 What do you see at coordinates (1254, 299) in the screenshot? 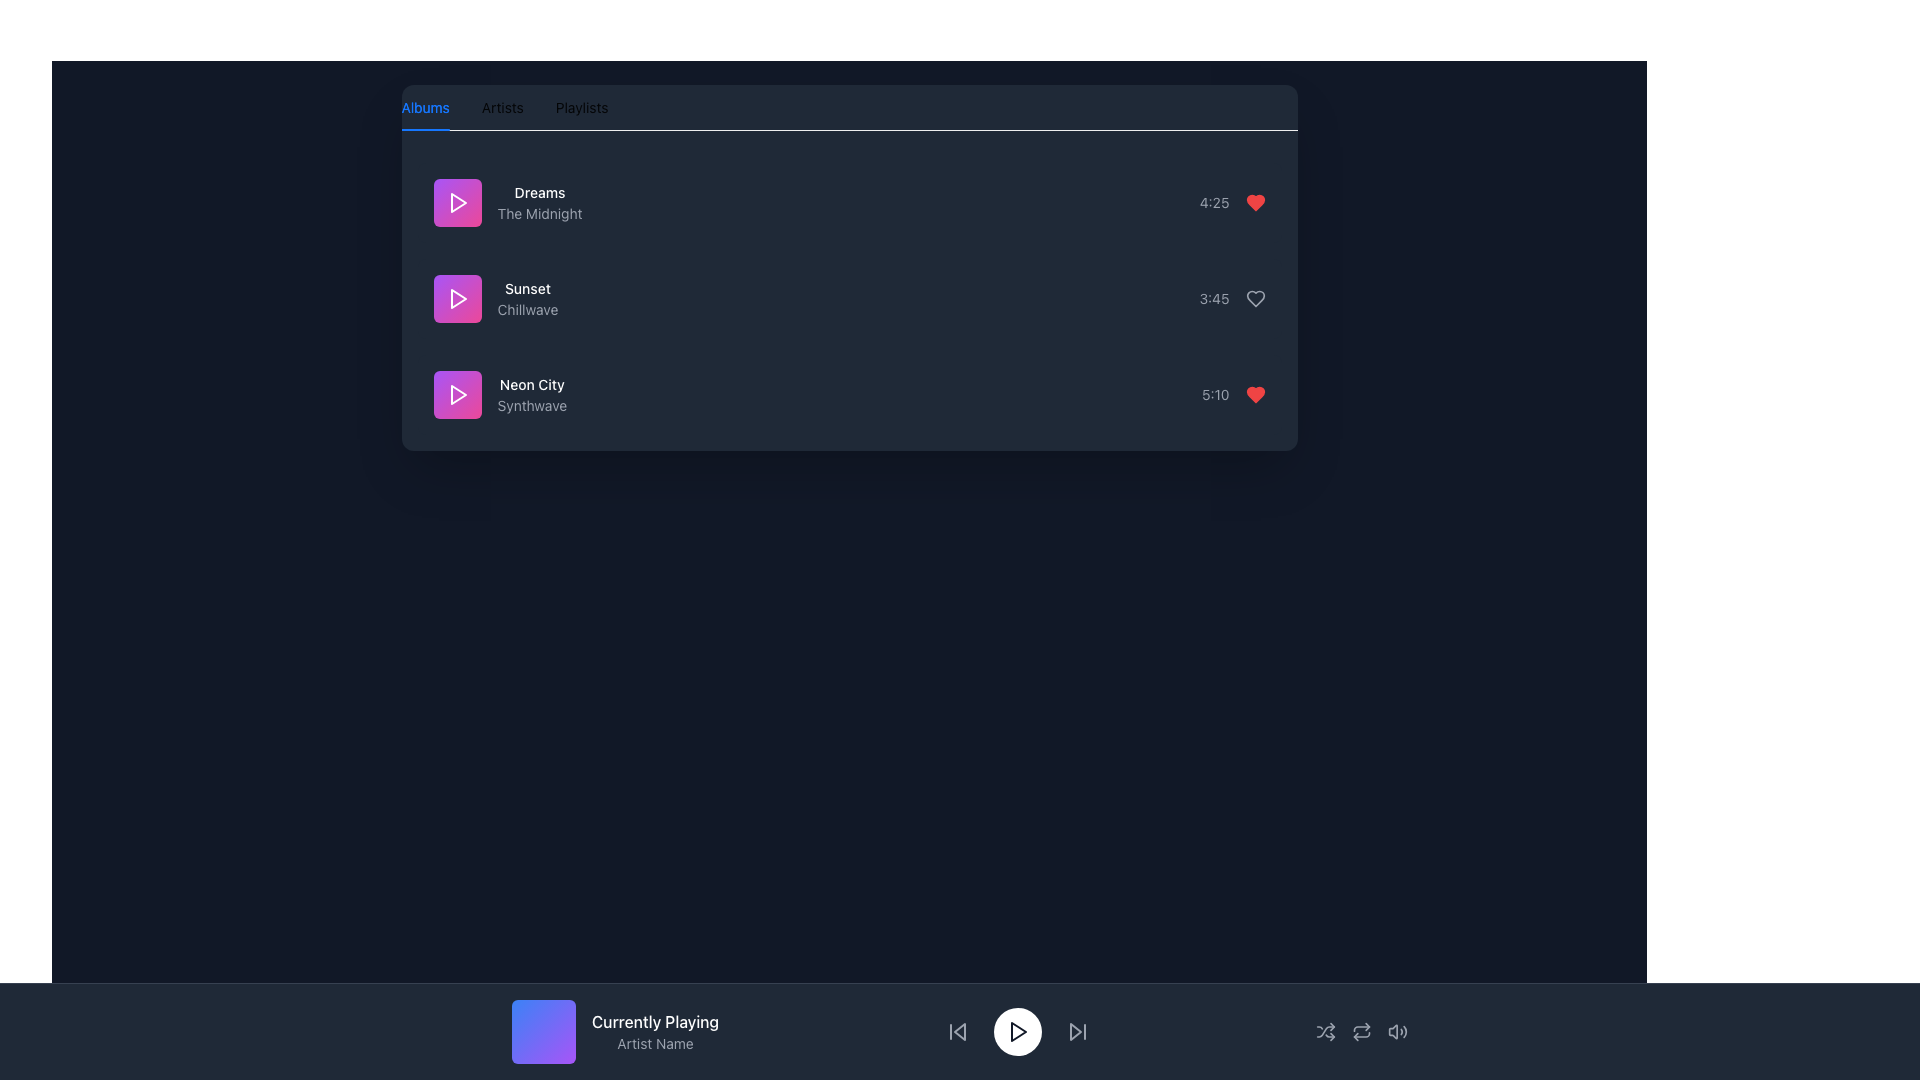
I see `the heart-shaped icon outlined in gray, located next to the '3:45' timestamp` at bounding box center [1254, 299].